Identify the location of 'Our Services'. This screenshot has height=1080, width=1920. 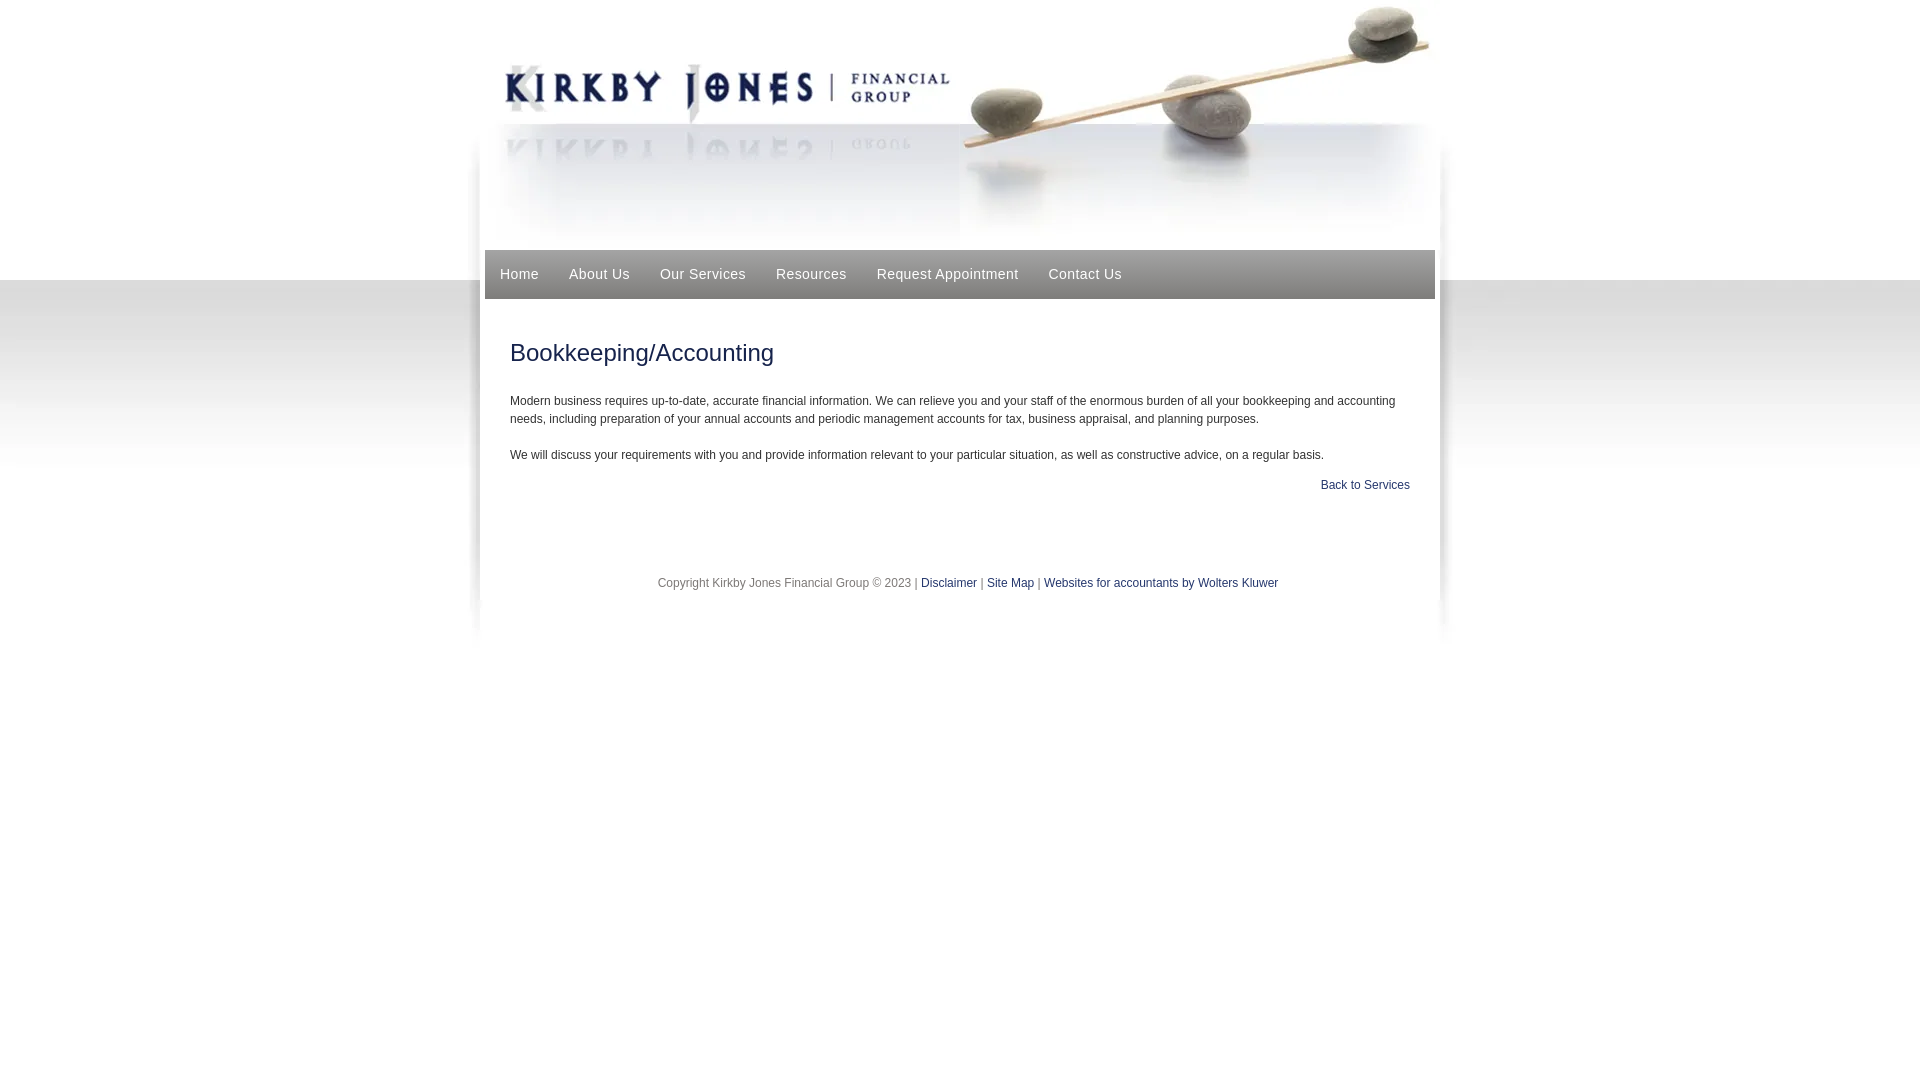
(702, 274).